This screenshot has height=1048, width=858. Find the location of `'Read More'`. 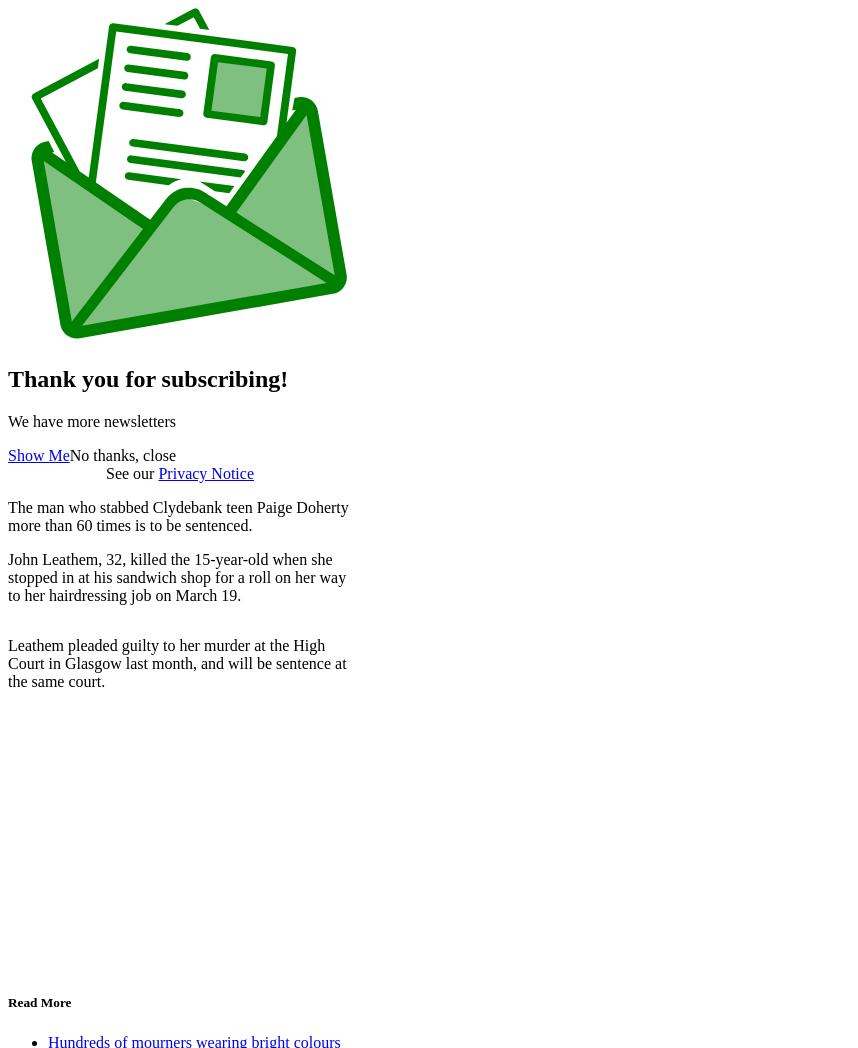

'Read More' is located at coordinates (7, 1001).